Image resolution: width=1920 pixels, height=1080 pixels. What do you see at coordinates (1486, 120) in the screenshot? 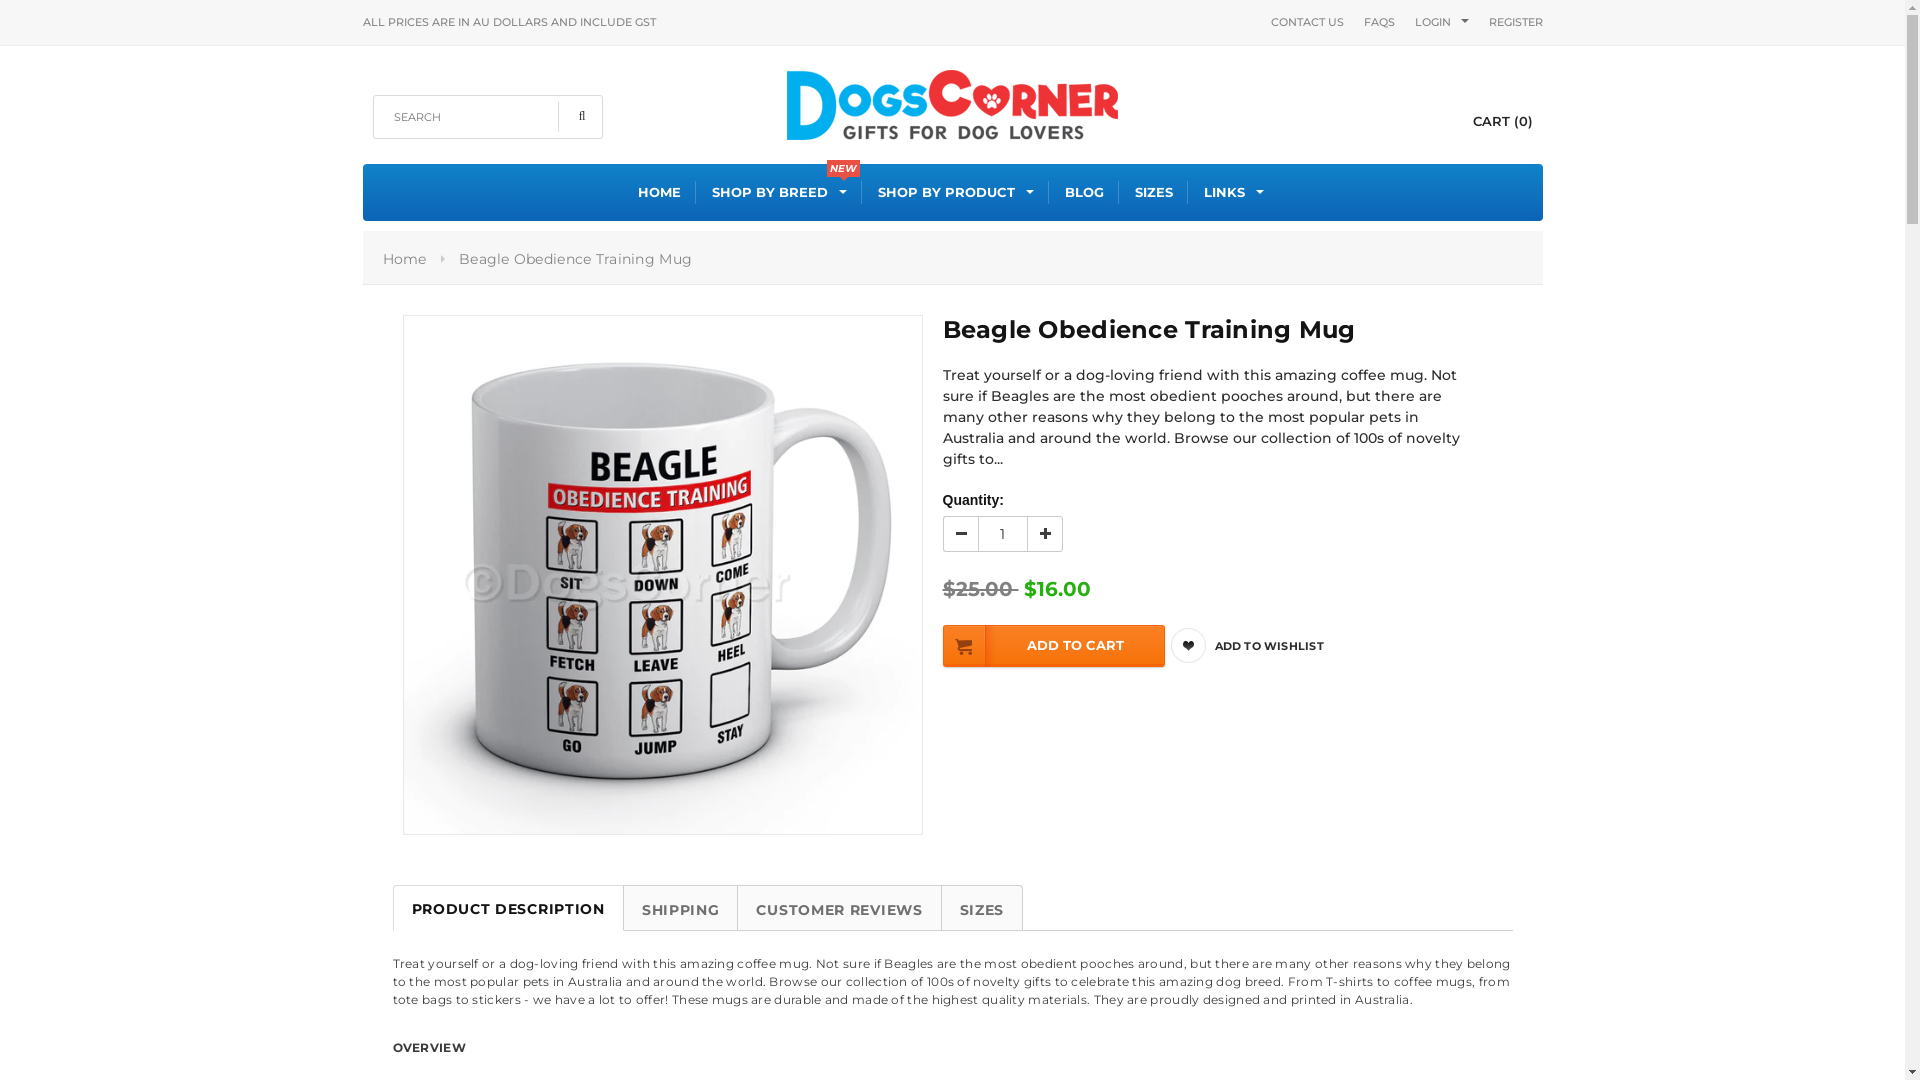
I see `'  CART (0)'` at bounding box center [1486, 120].